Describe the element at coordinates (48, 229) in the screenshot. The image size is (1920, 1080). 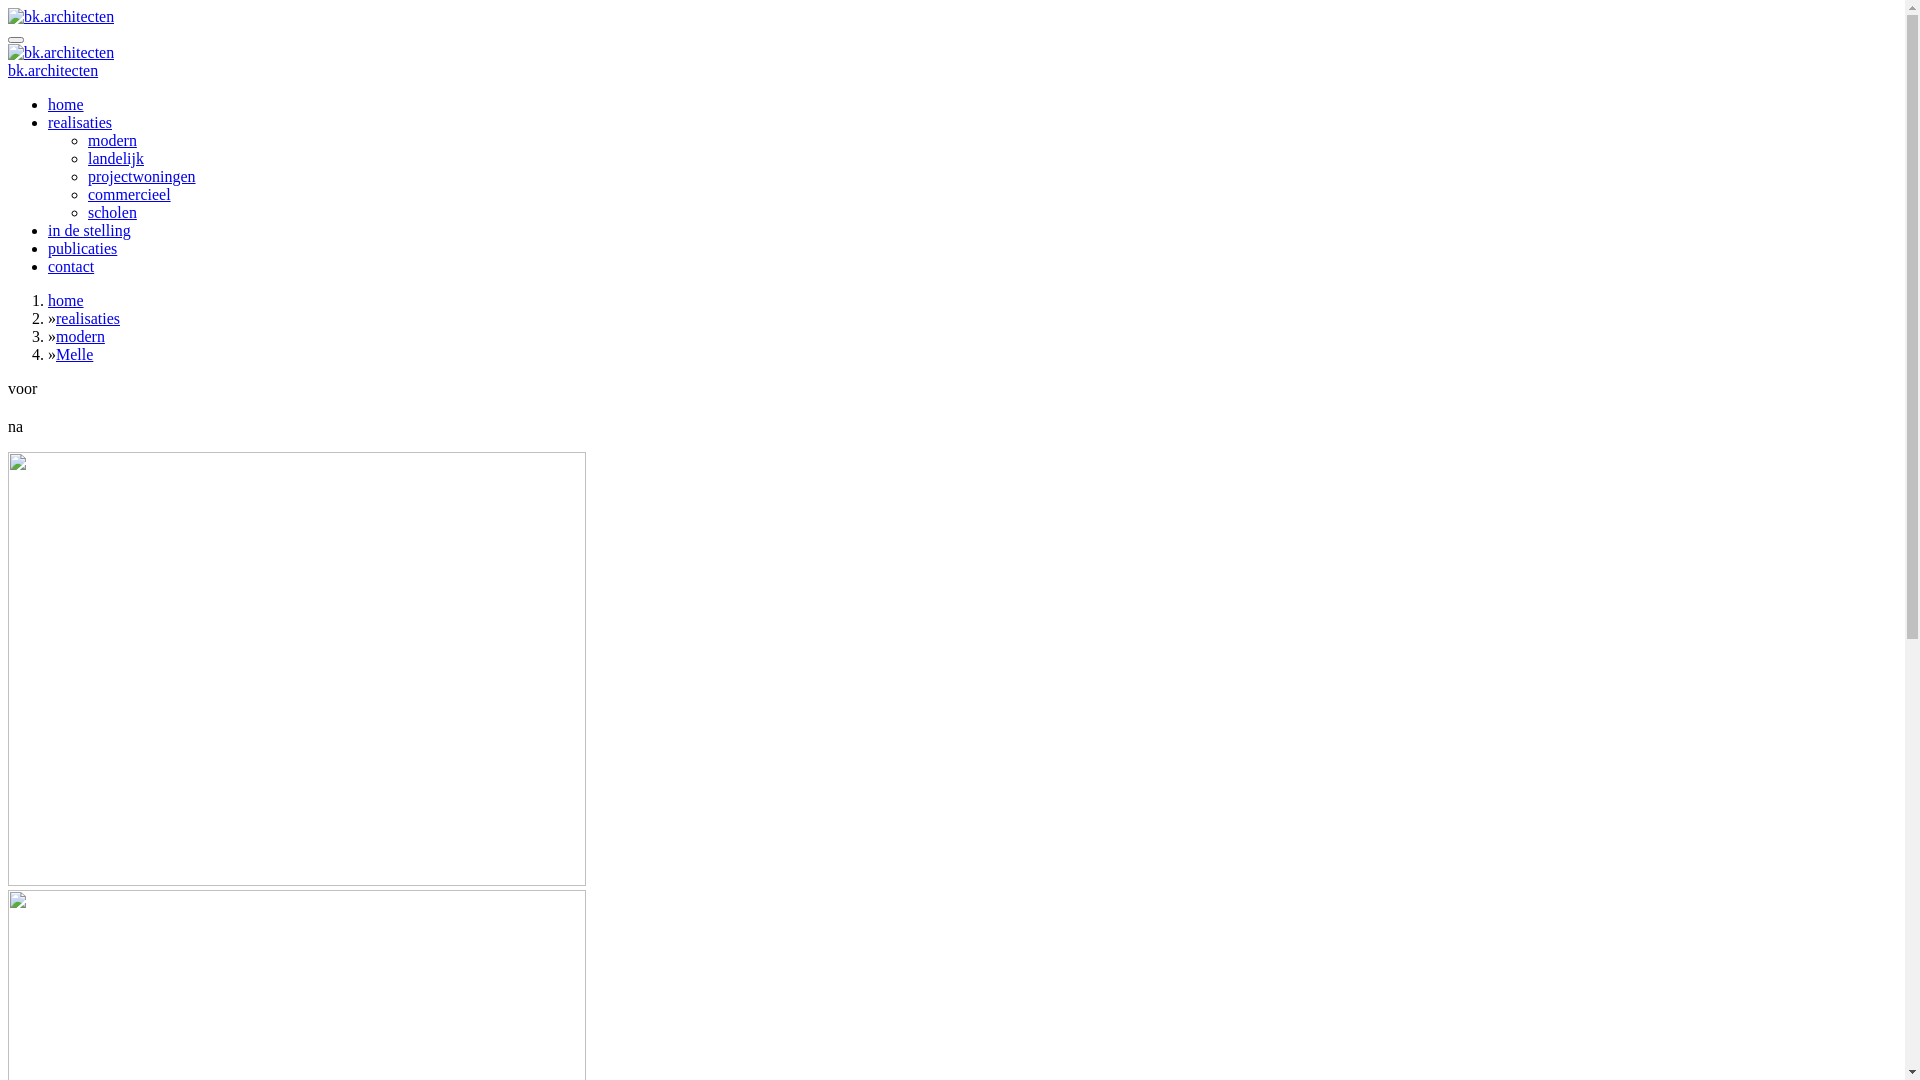
I see `'in de stelling'` at that location.